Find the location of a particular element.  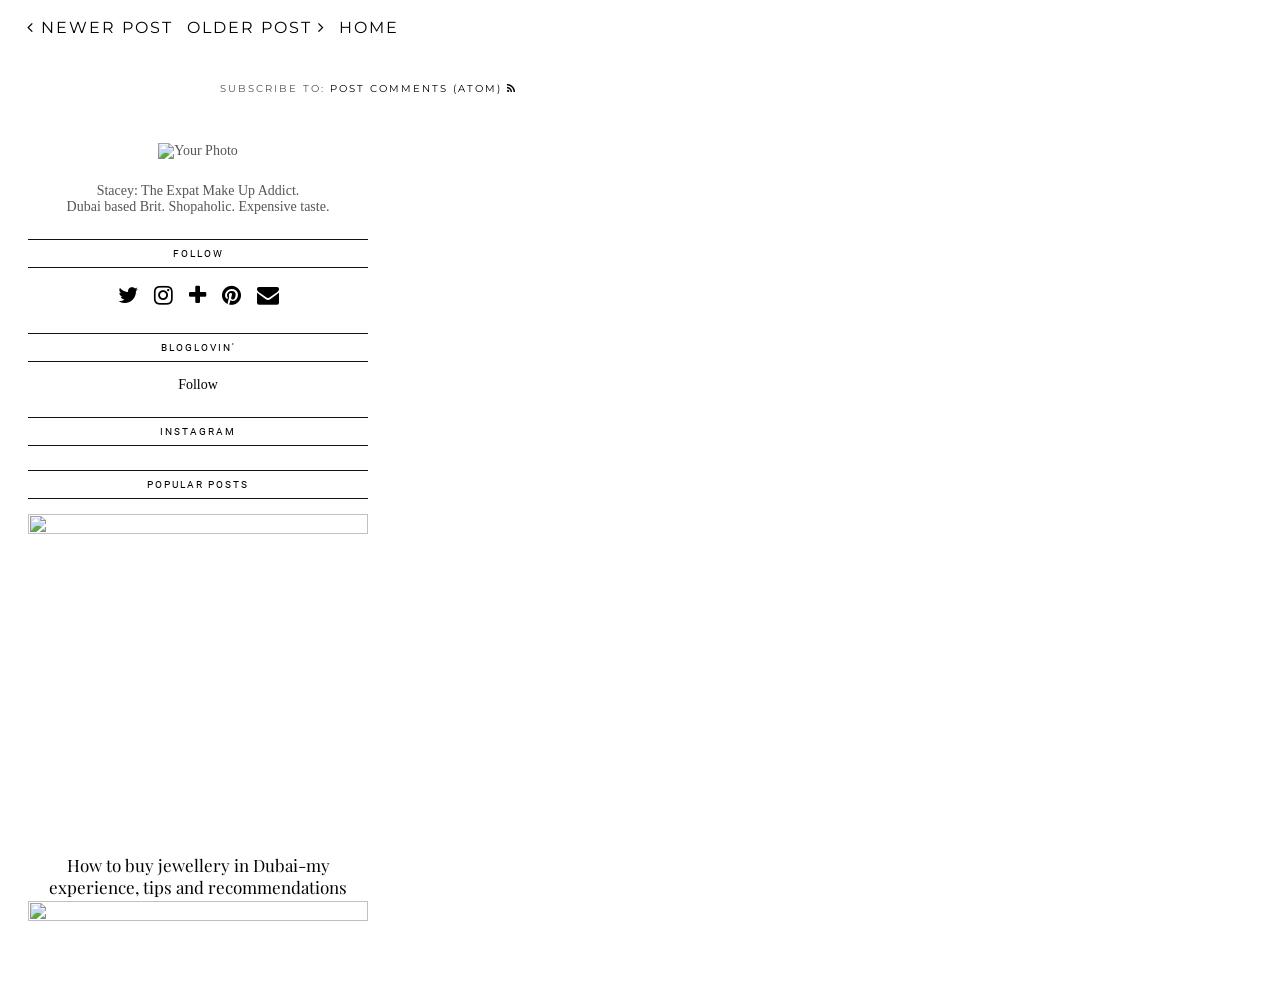

'Popular Posts' is located at coordinates (197, 483).